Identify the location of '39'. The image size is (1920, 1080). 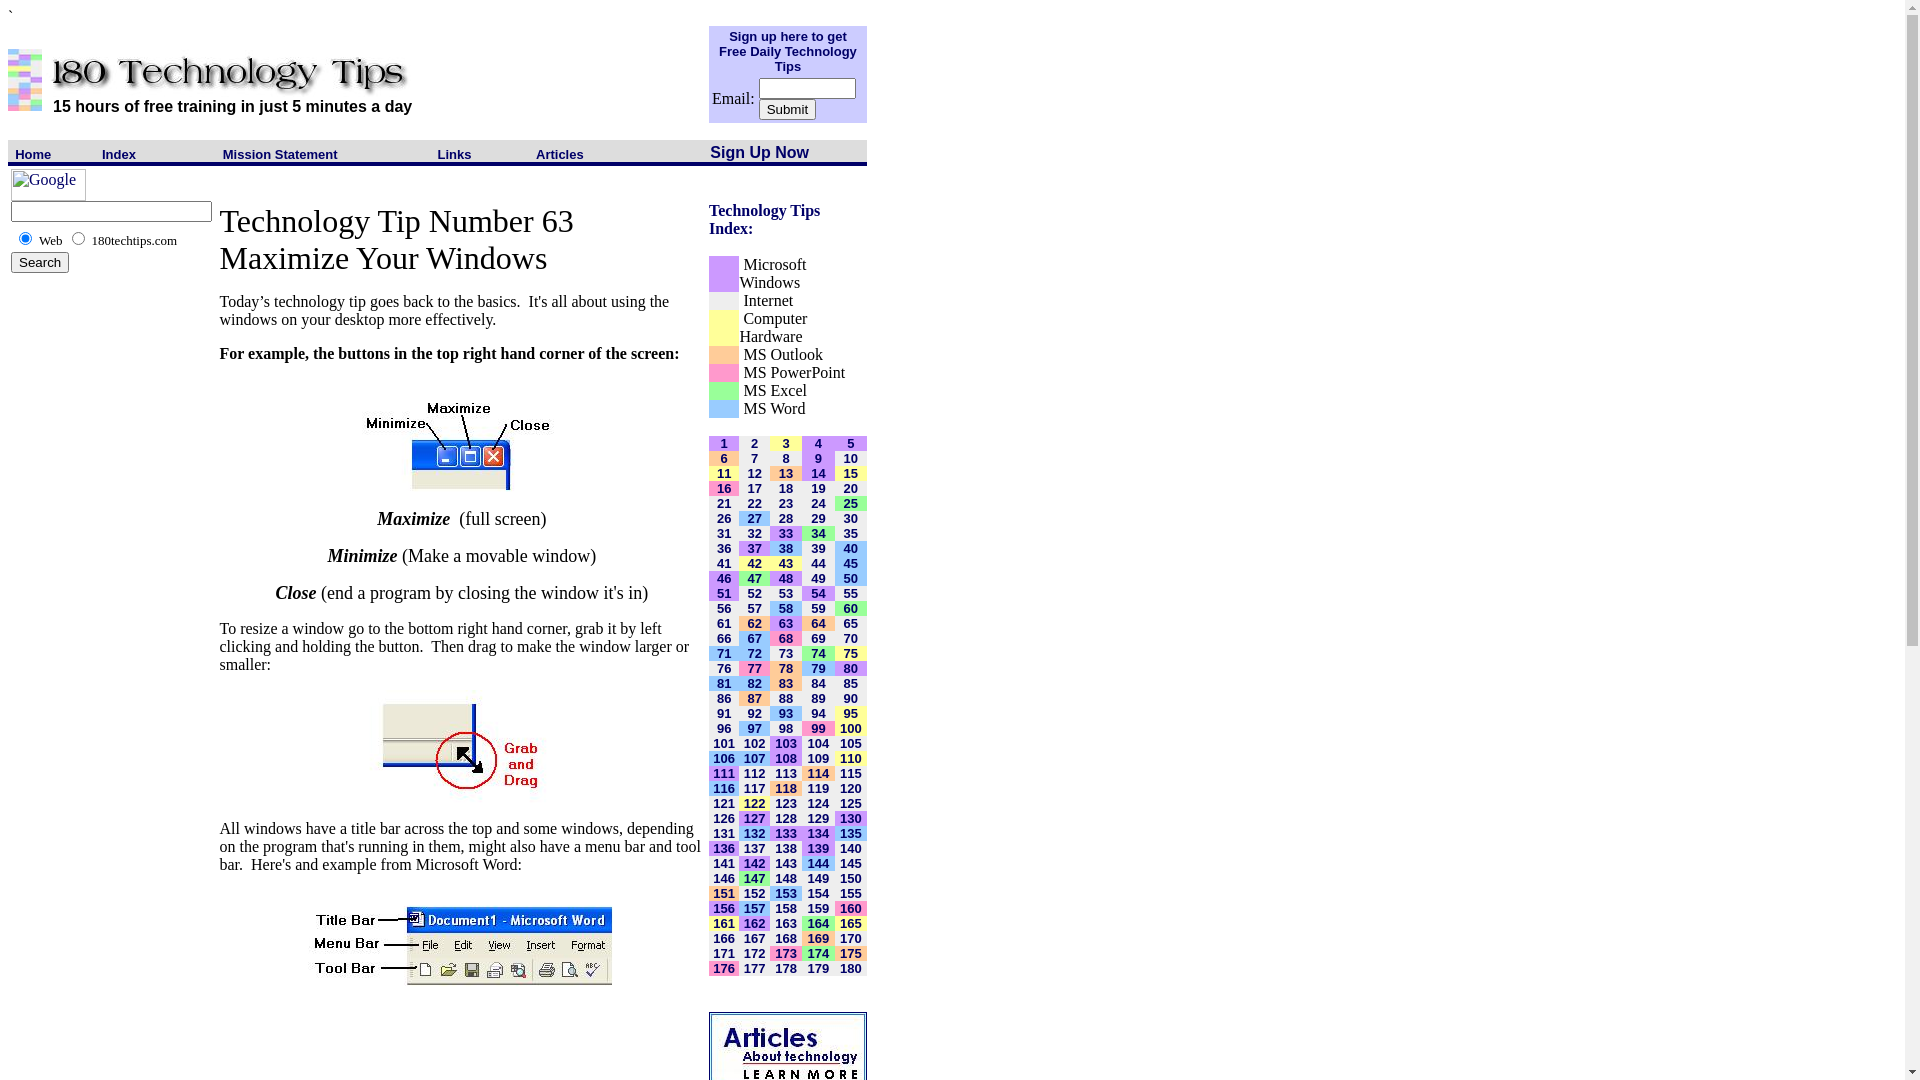
(811, 548).